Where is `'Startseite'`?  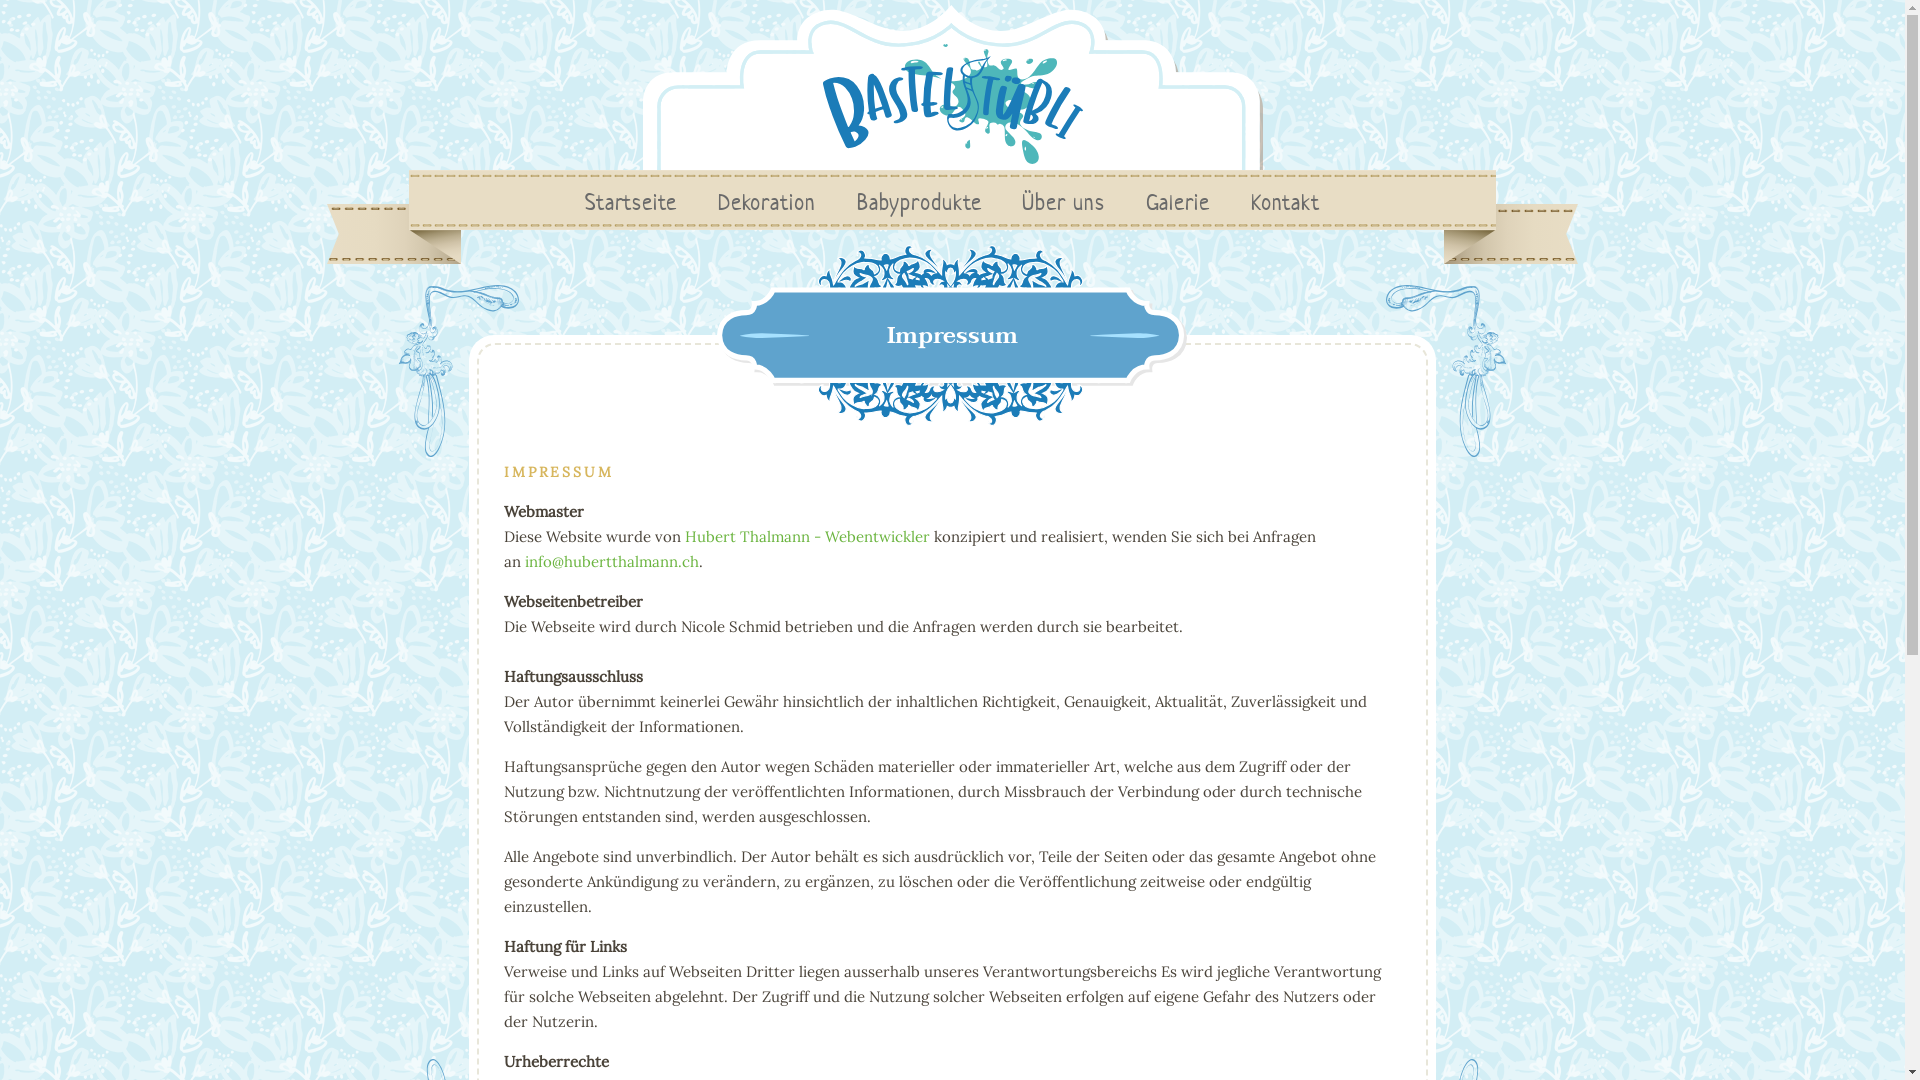
'Startseite' is located at coordinates (629, 202).